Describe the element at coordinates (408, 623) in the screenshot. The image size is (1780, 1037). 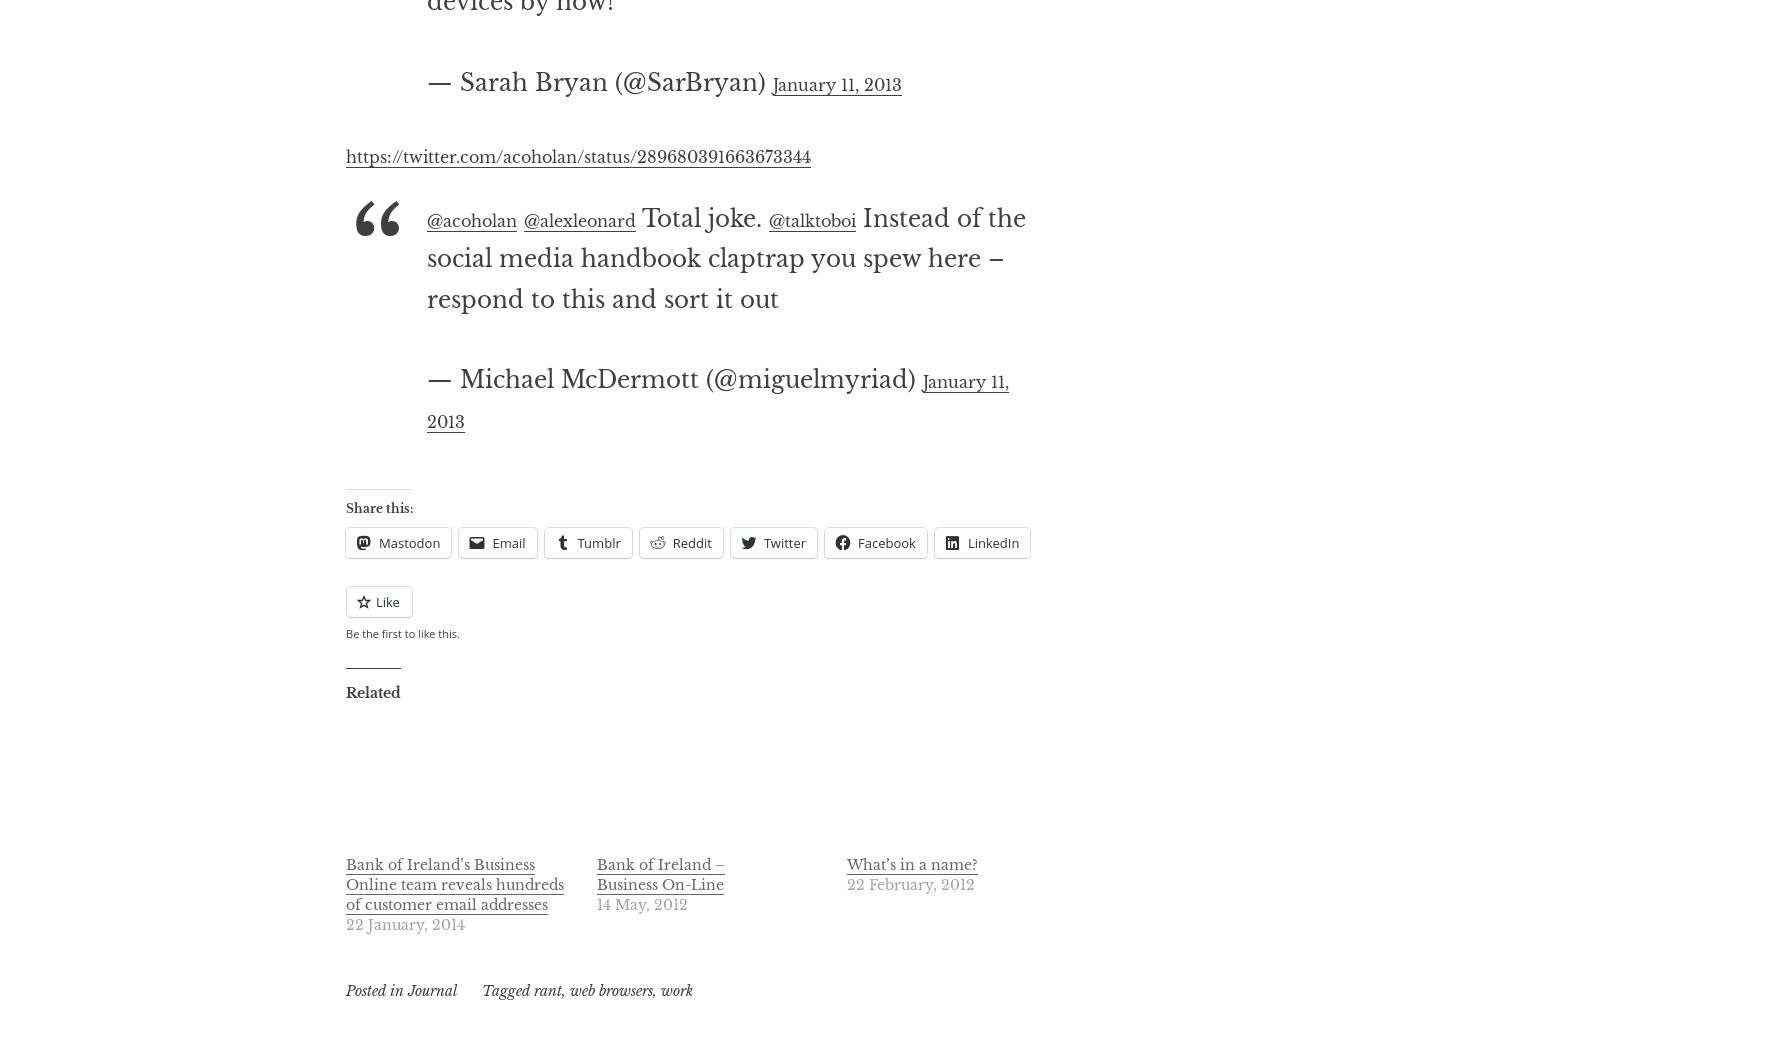
I see `'Mastodon'` at that location.